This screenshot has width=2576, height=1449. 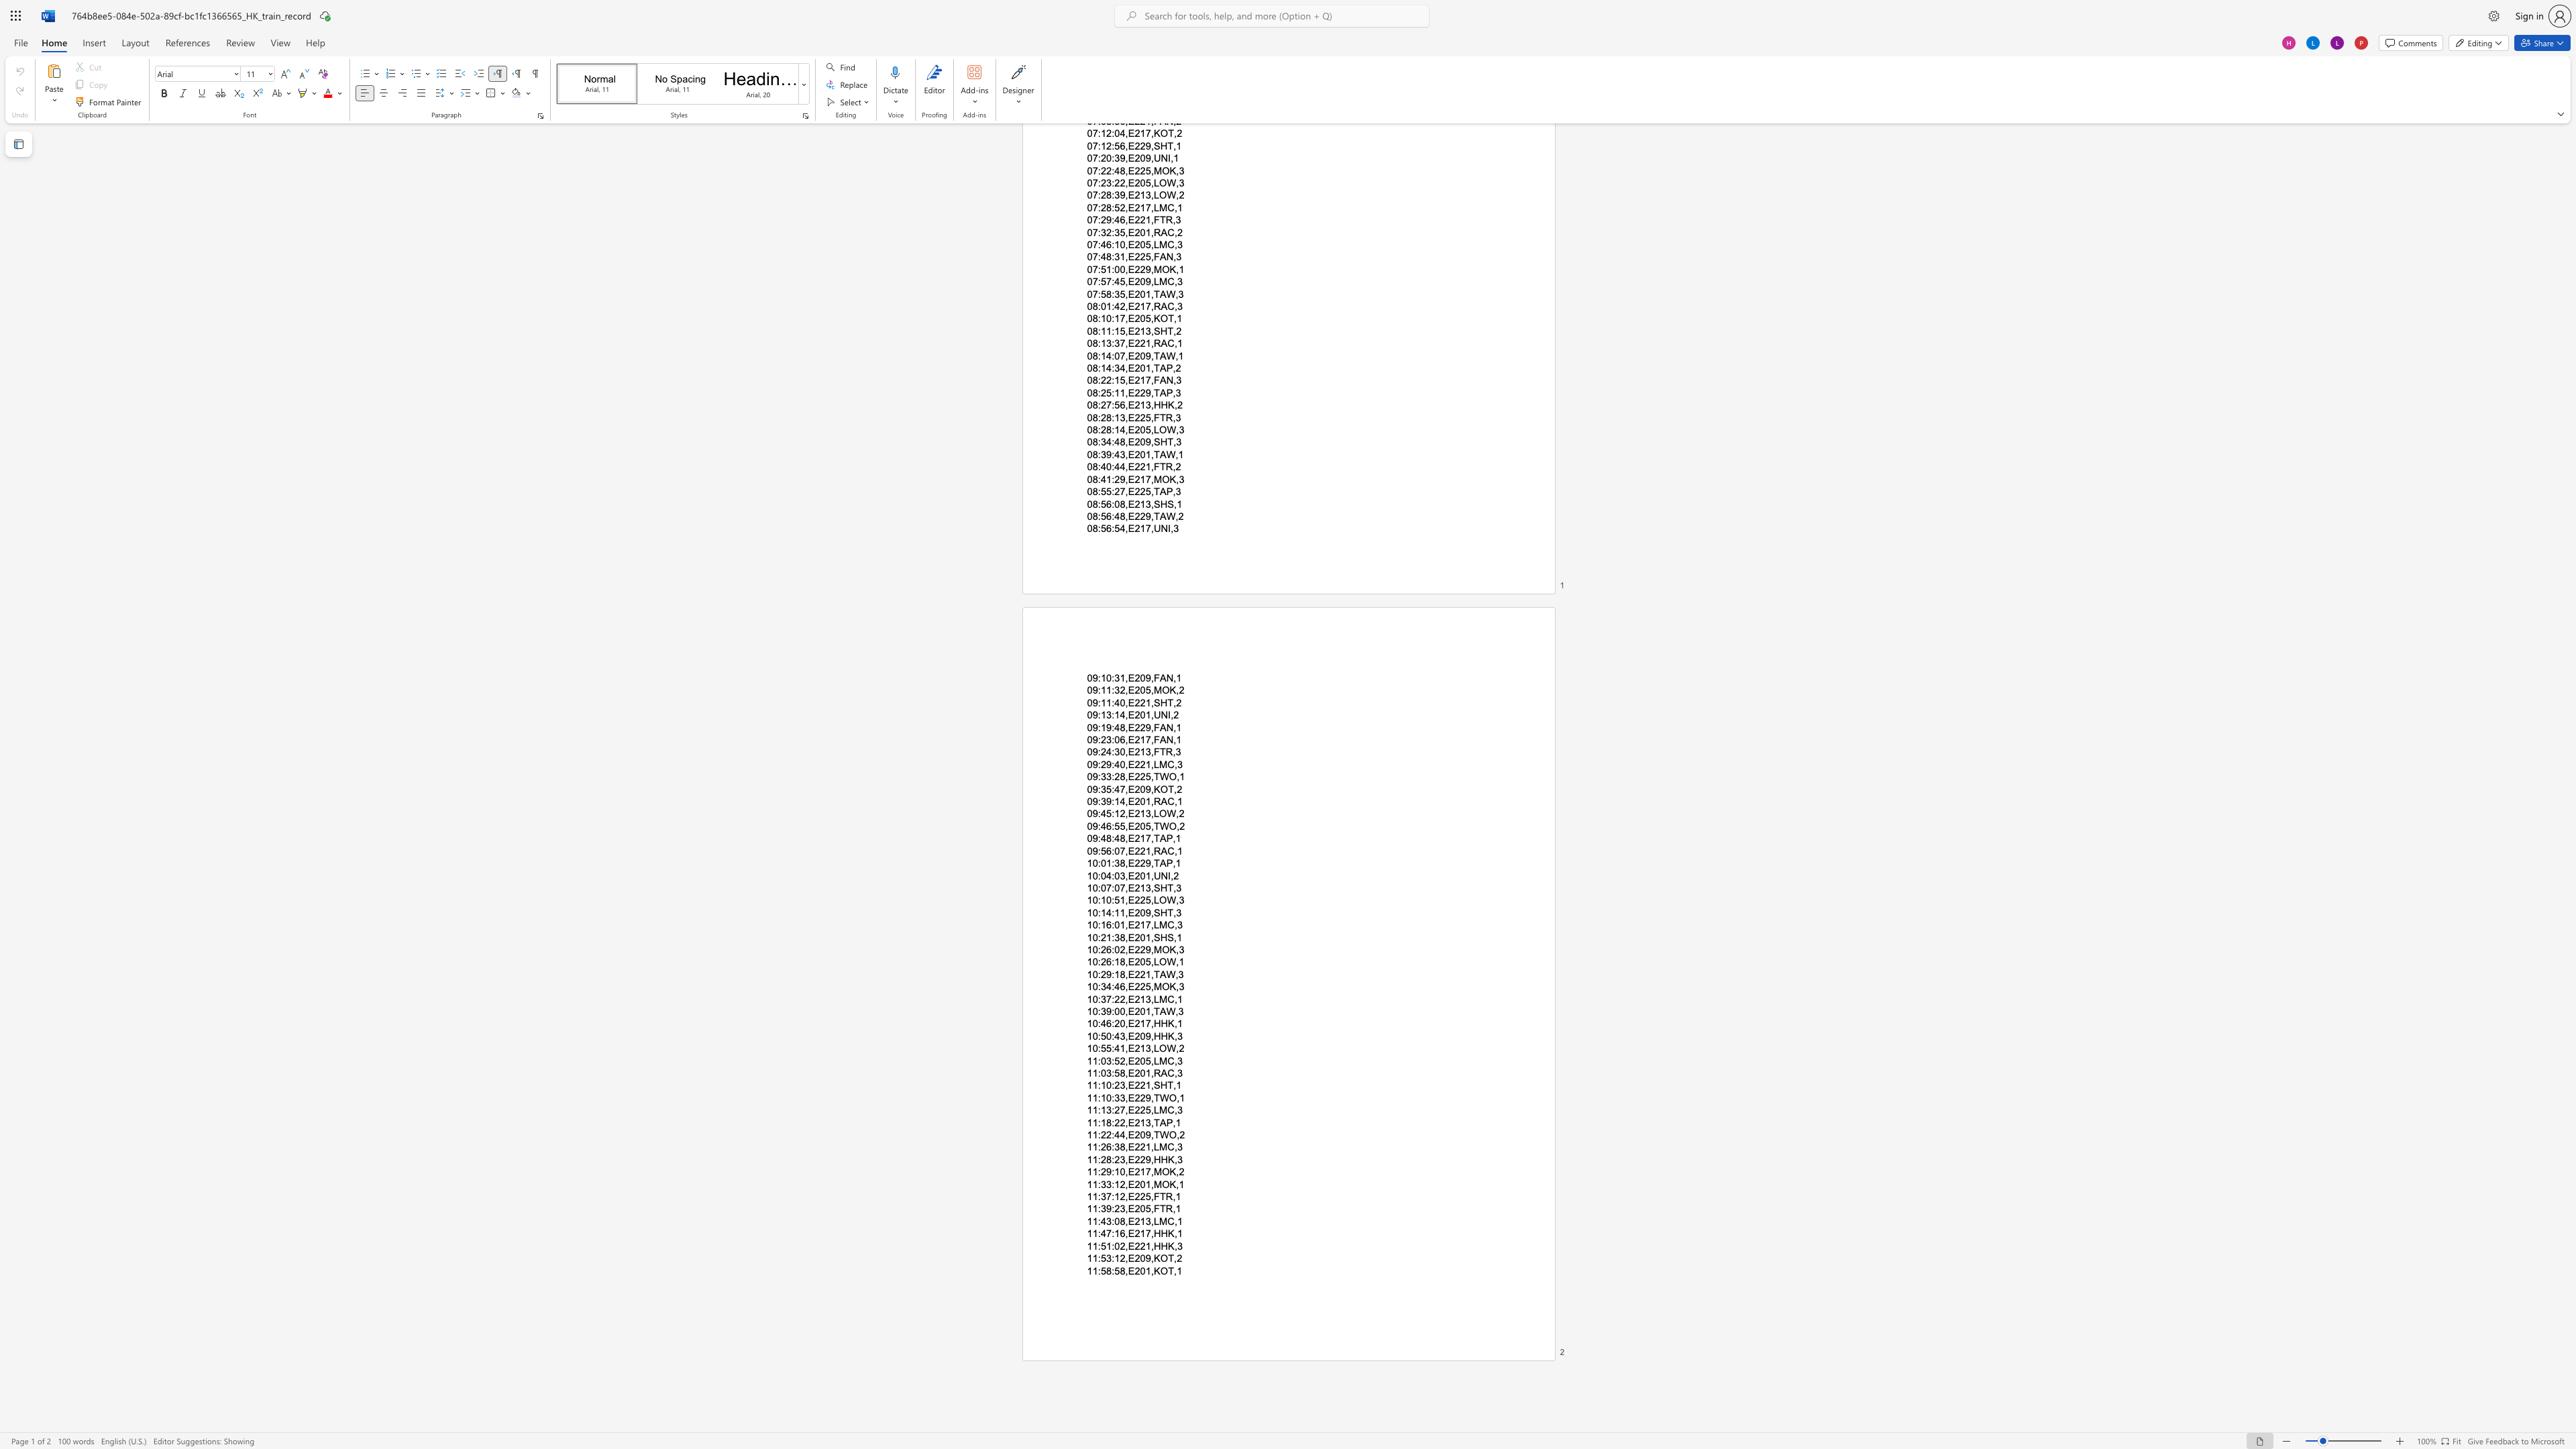 What do you see at coordinates (1092, 1171) in the screenshot?
I see `the subset text "1:29:10,E217" within the text "11:29:10,E217,MOK,2"` at bounding box center [1092, 1171].